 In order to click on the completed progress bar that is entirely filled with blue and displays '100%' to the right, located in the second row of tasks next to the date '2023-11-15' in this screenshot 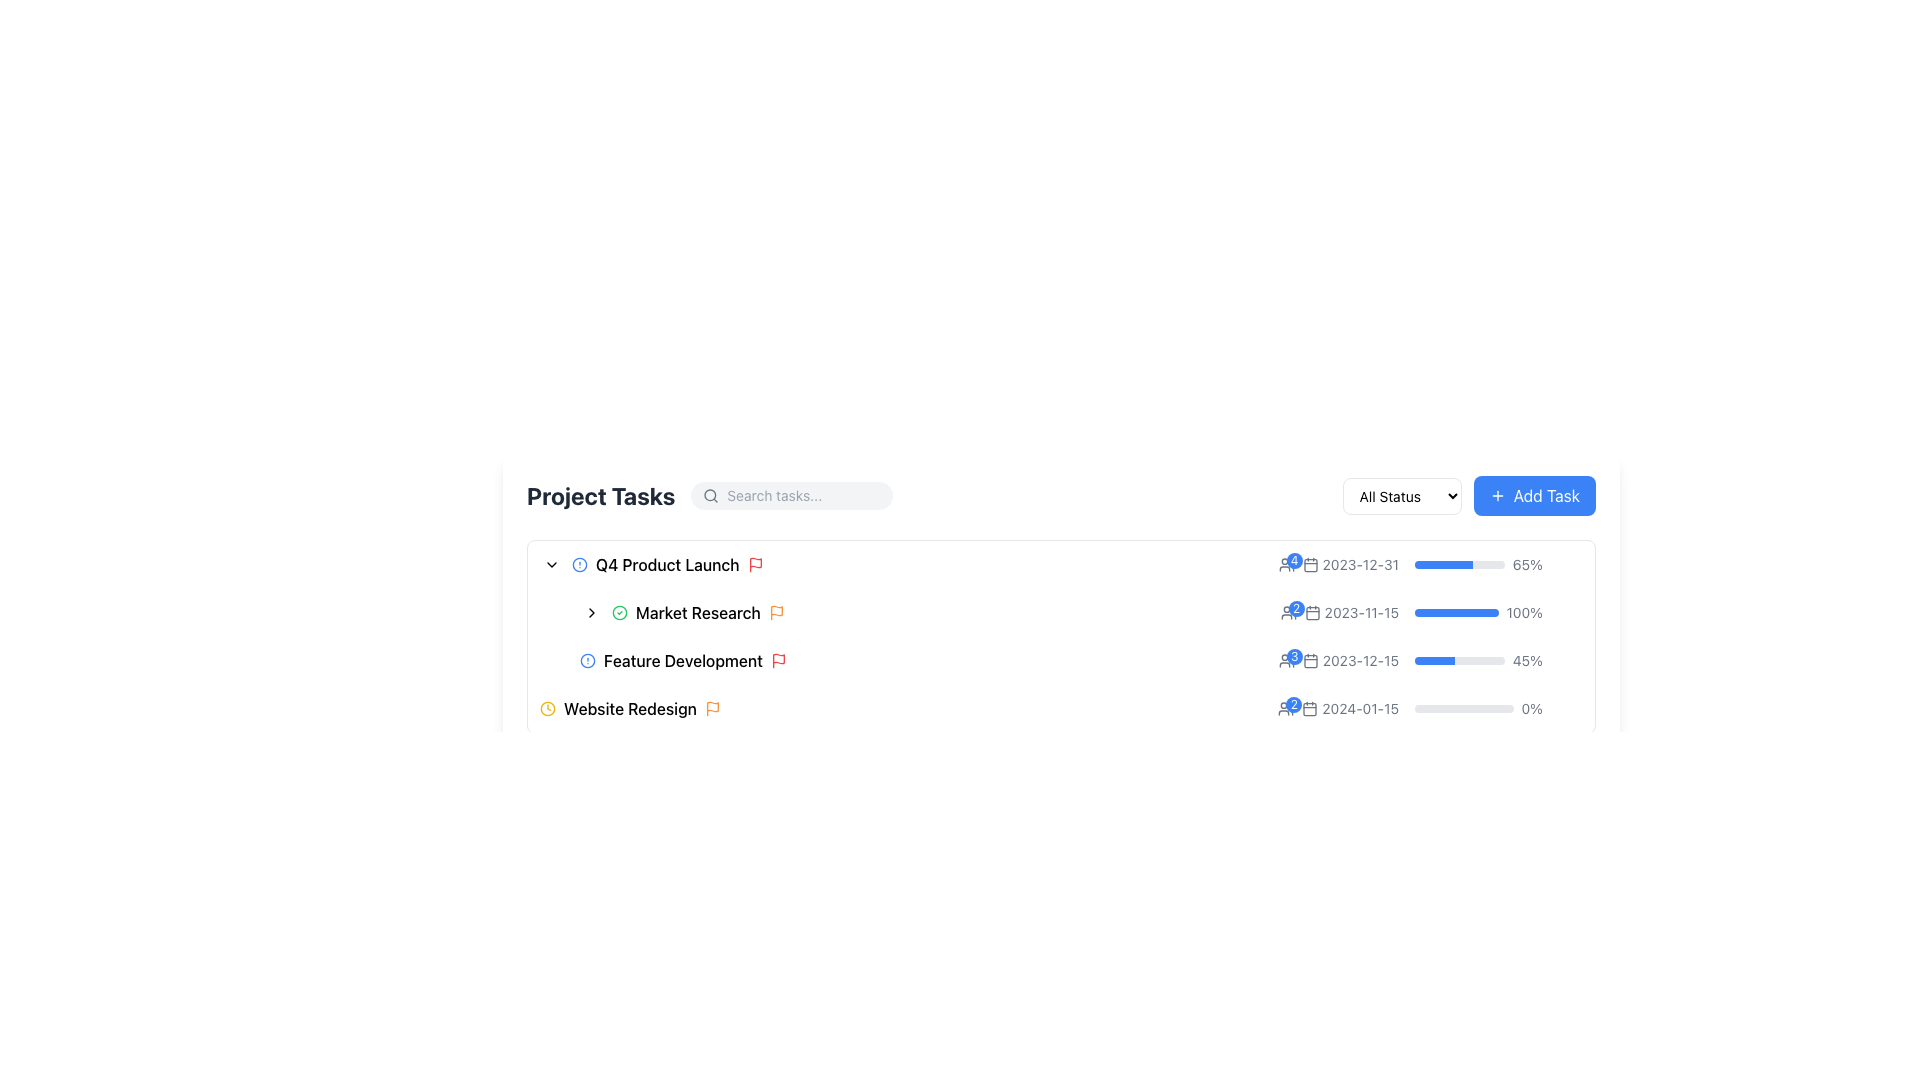, I will do `click(1478, 612)`.